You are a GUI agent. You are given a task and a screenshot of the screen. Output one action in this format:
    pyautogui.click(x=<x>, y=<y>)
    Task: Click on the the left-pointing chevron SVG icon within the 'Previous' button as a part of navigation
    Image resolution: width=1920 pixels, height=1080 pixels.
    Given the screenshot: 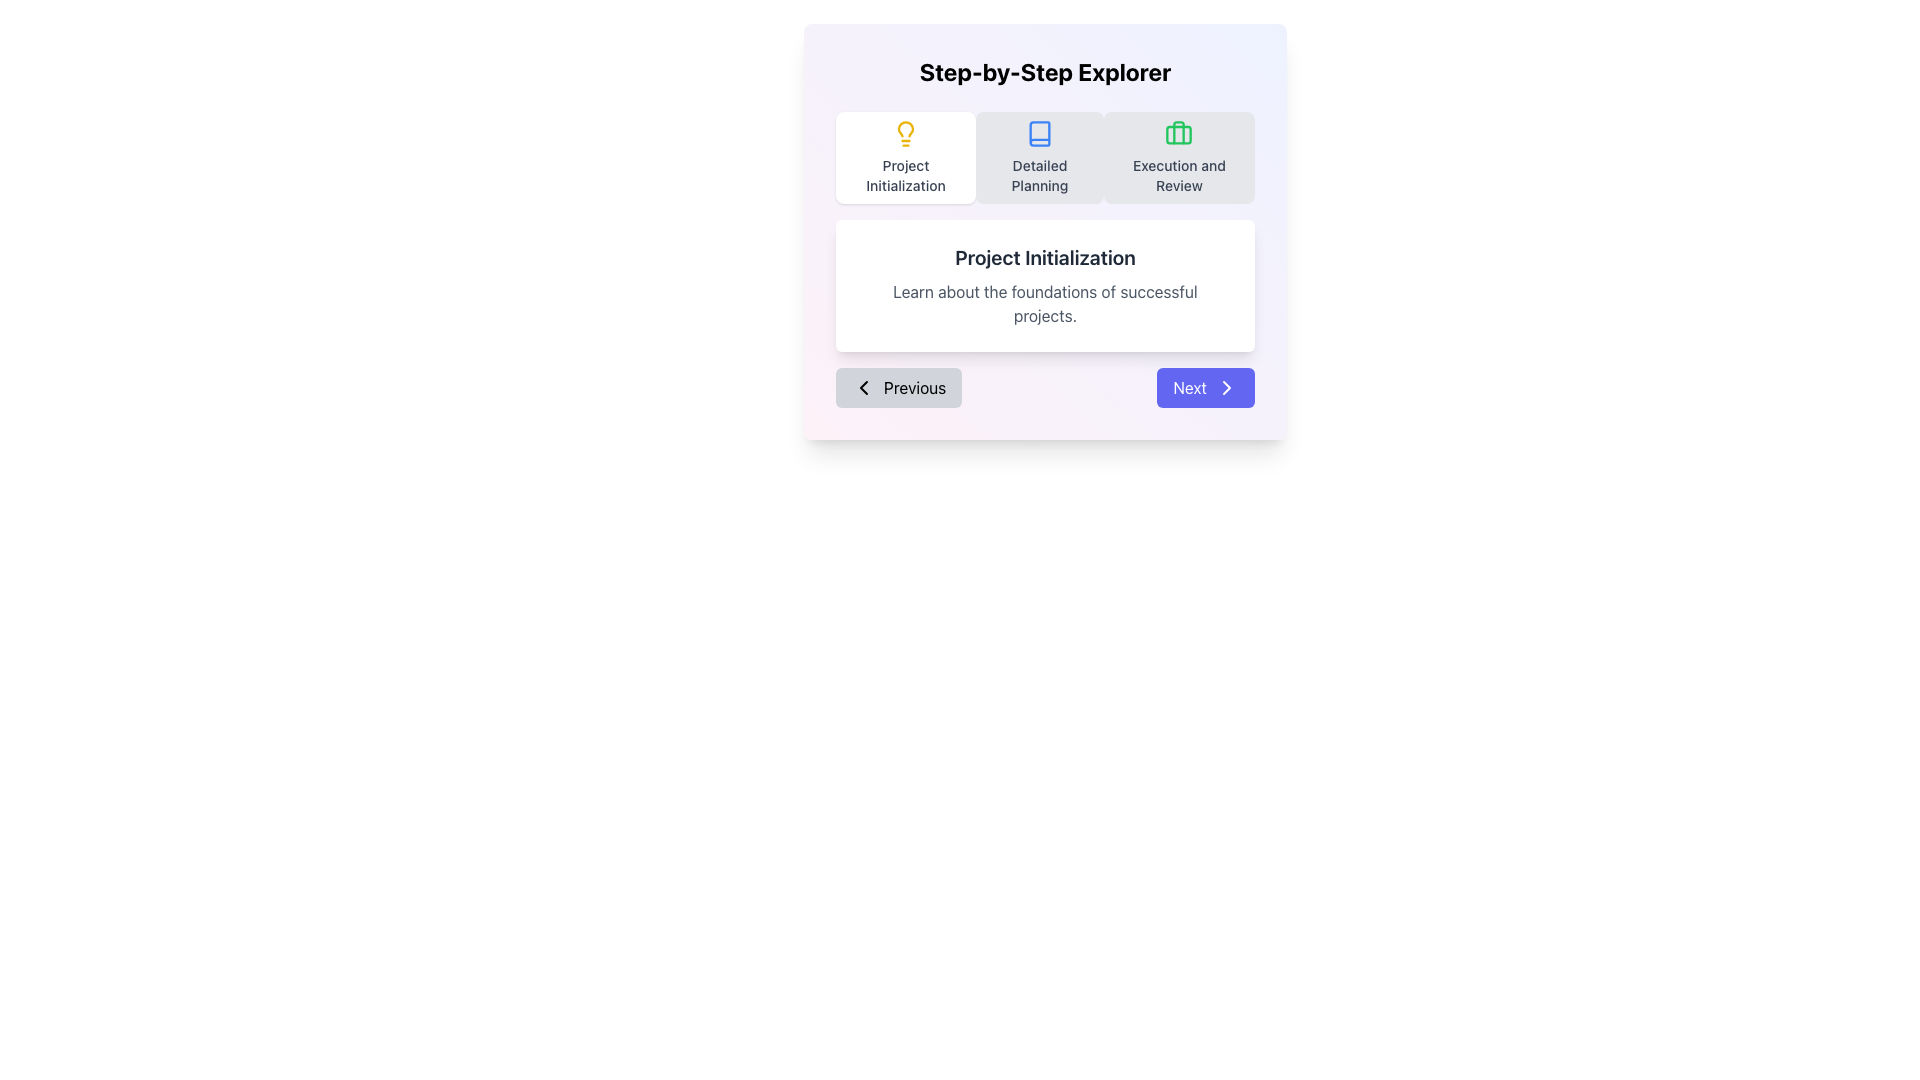 What is the action you would take?
    pyautogui.click(x=864, y=388)
    